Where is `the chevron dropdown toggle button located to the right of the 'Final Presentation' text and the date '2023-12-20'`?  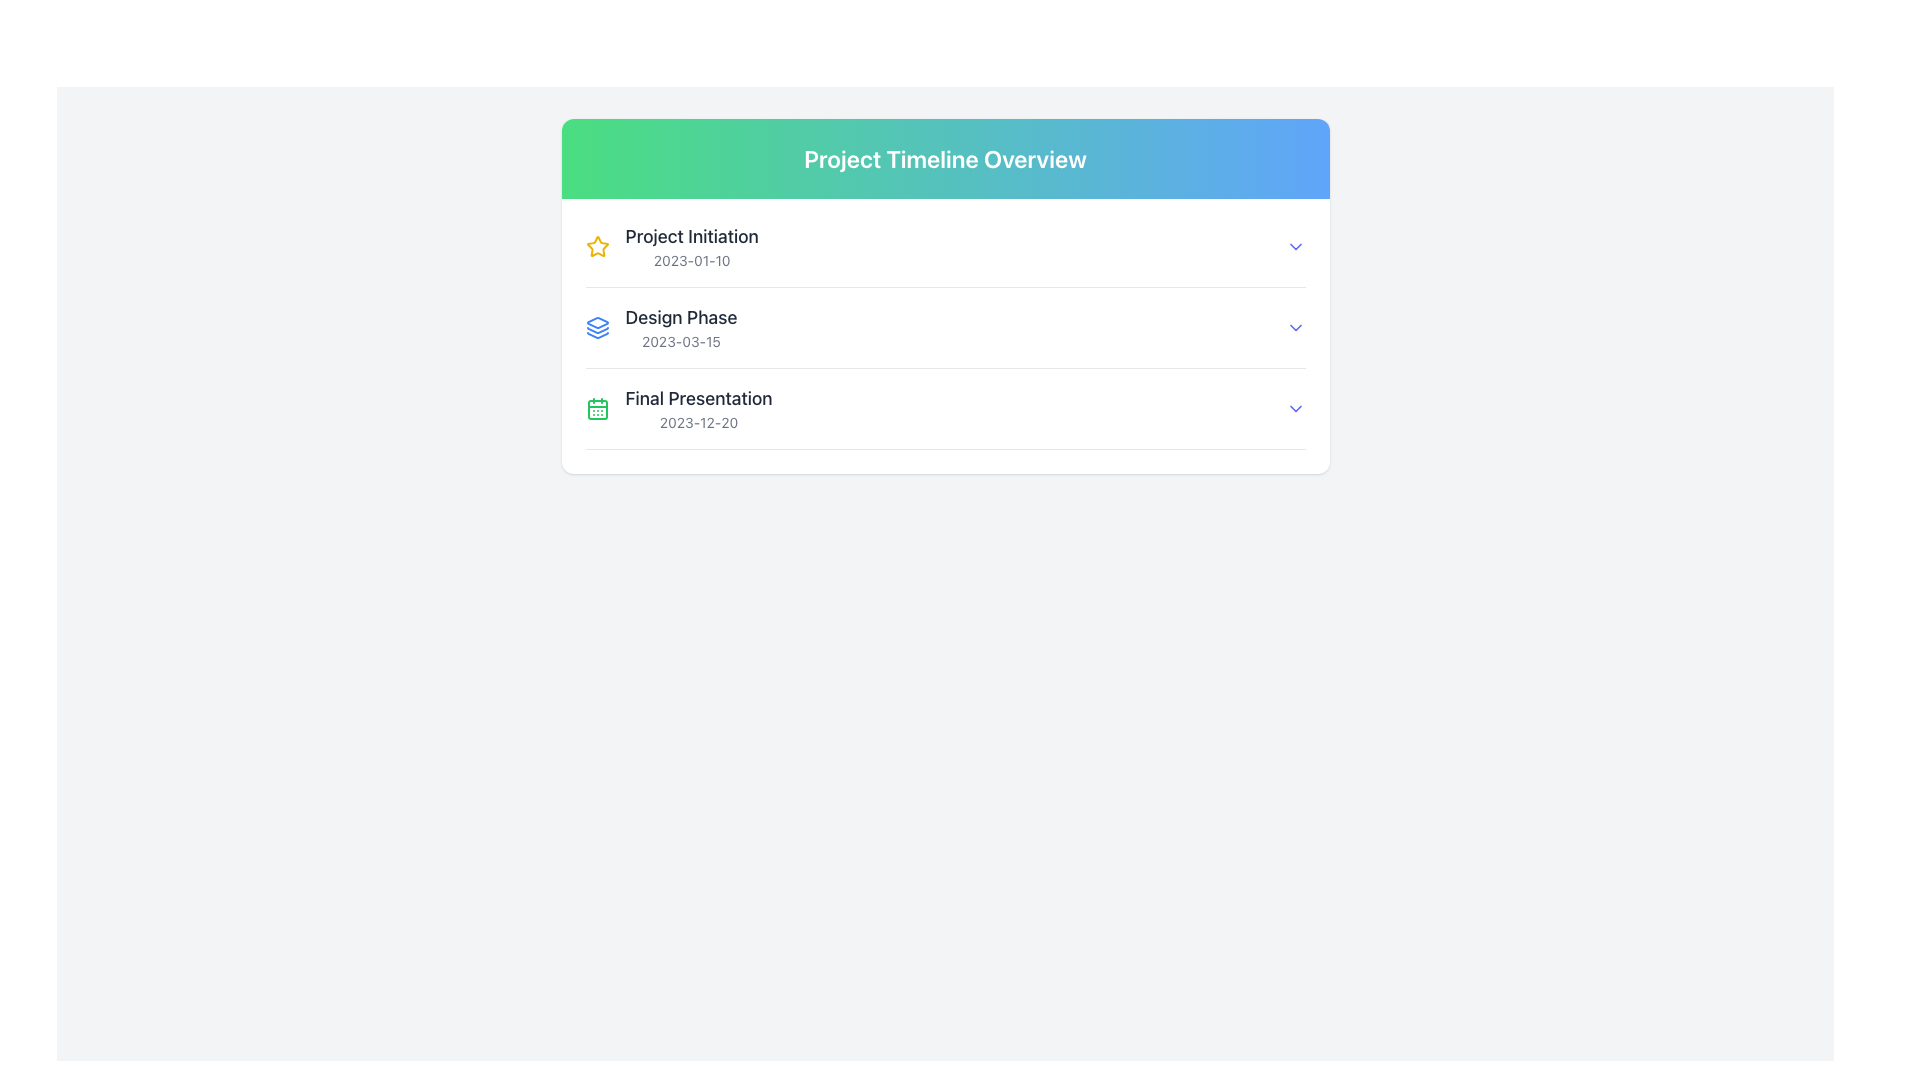
the chevron dropdown toggle button located to the right of the 'Final Presentation' text and the date '2023-12-20' is located at coordinates (1295, 407).